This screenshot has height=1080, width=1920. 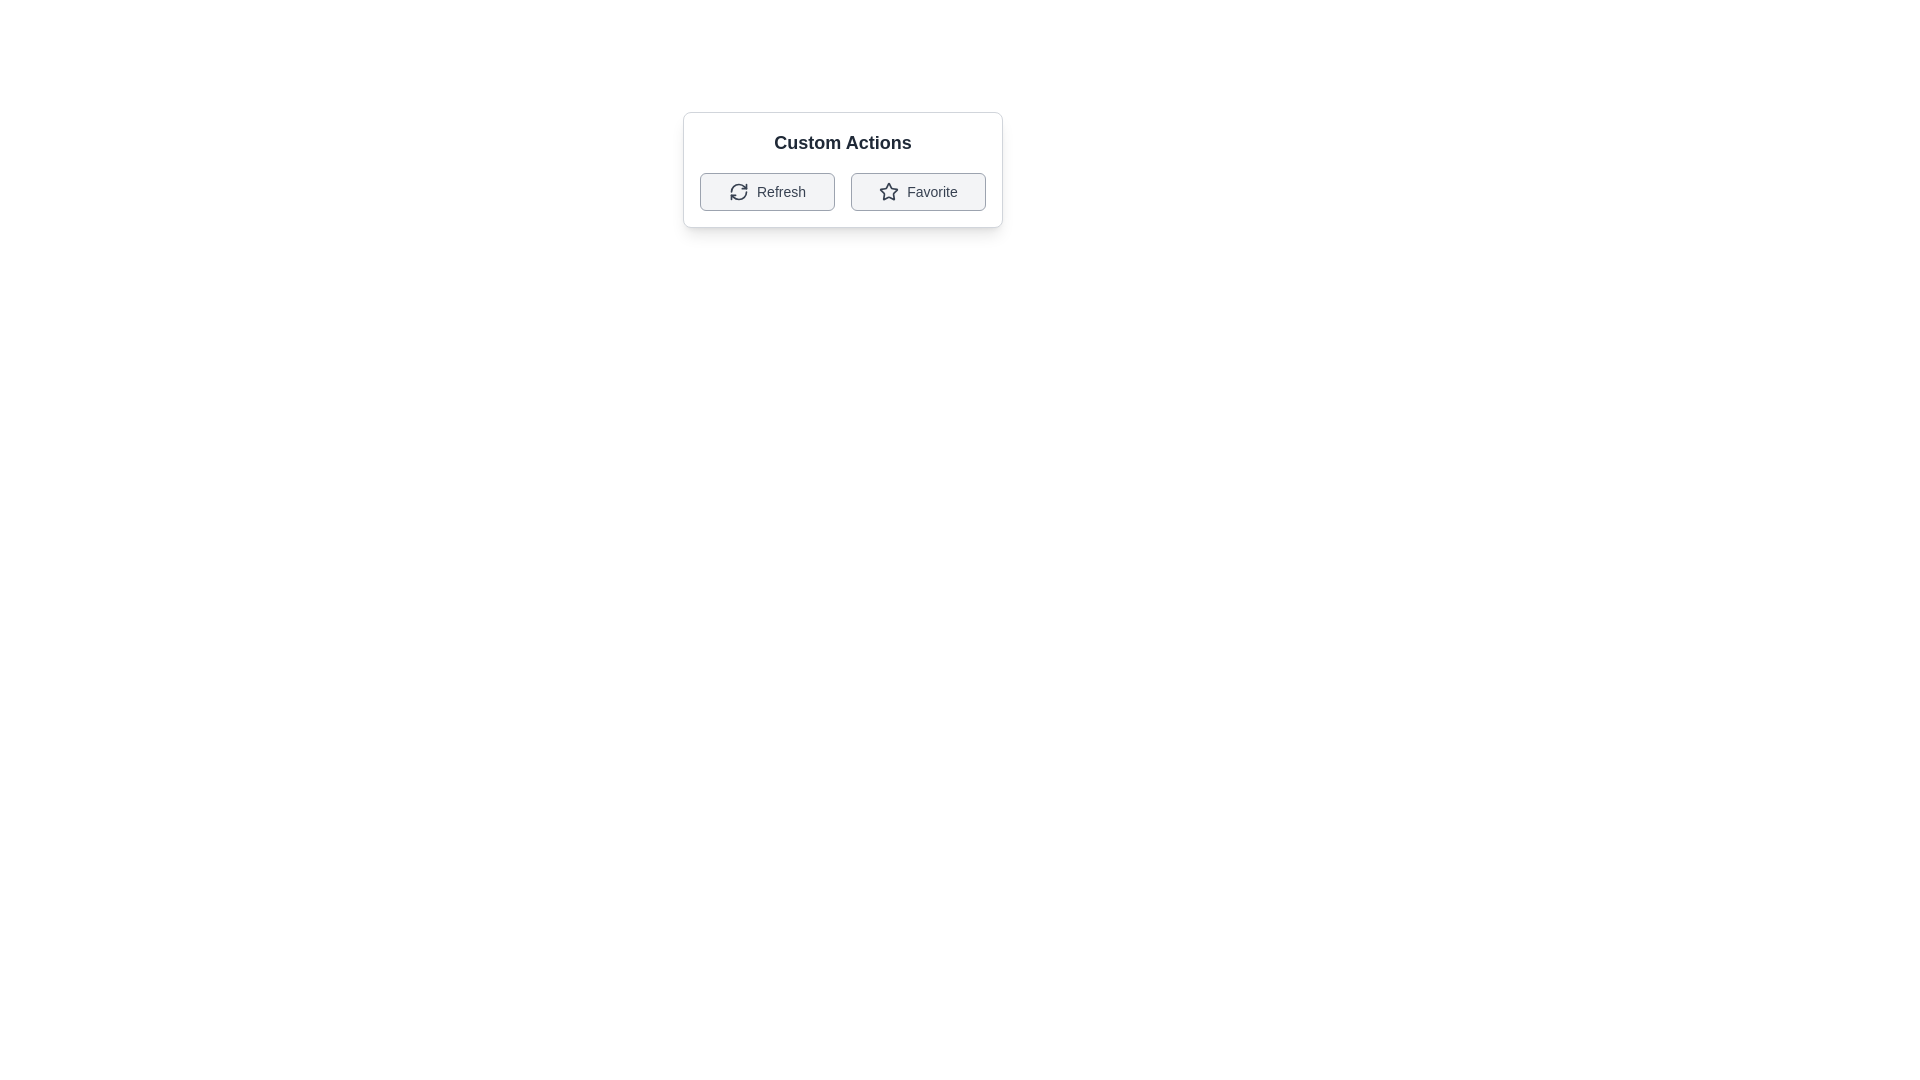 What do you see at coordinates (843, 141) in the screenshot?
I see `the text label displaying 'Custom Actions' in bold, larger font size and dark gray color, which serves as the title above the grid layout` at bounding box center [843, 141].